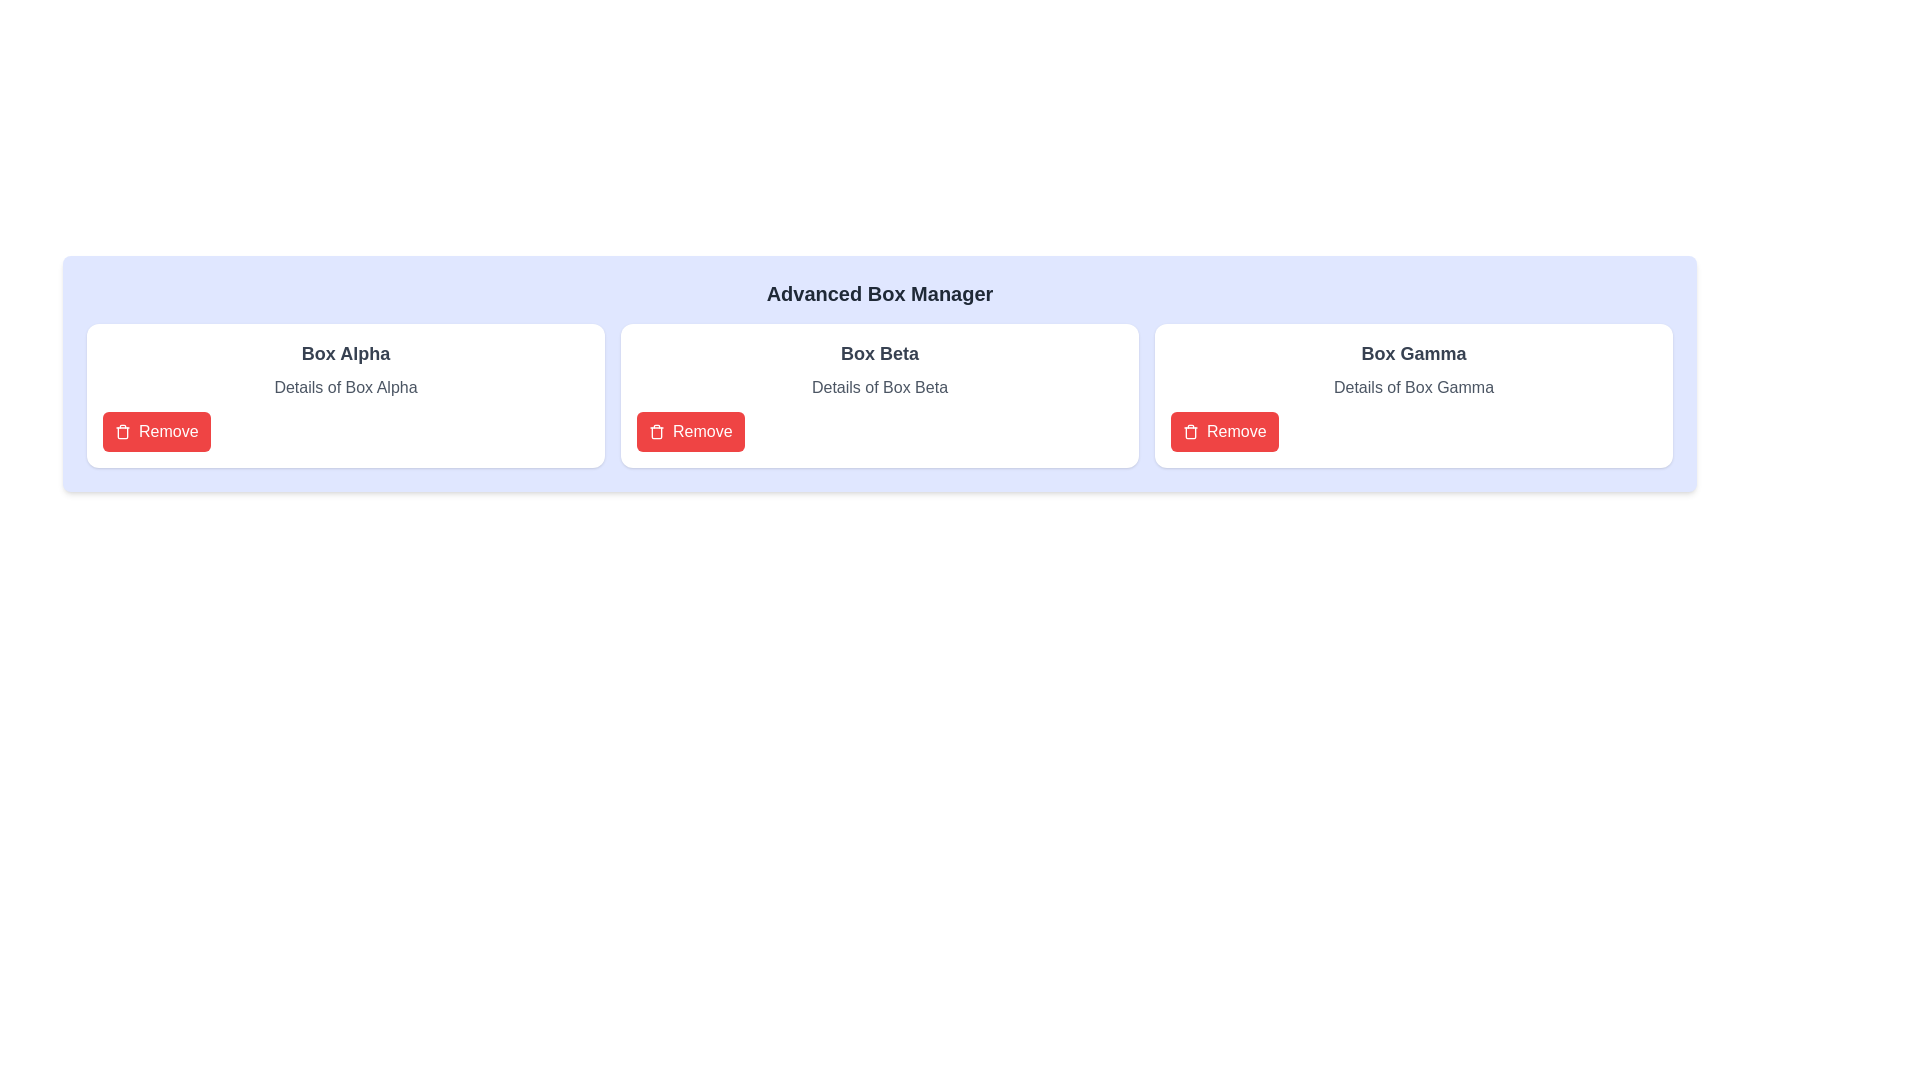 The width and height of the screenshot is (1920, 1080). I want to click on the SVG icon located to the left of the 'Remove' text within the red rectangular button below the 'Box Beta' card, so click(657, 431).